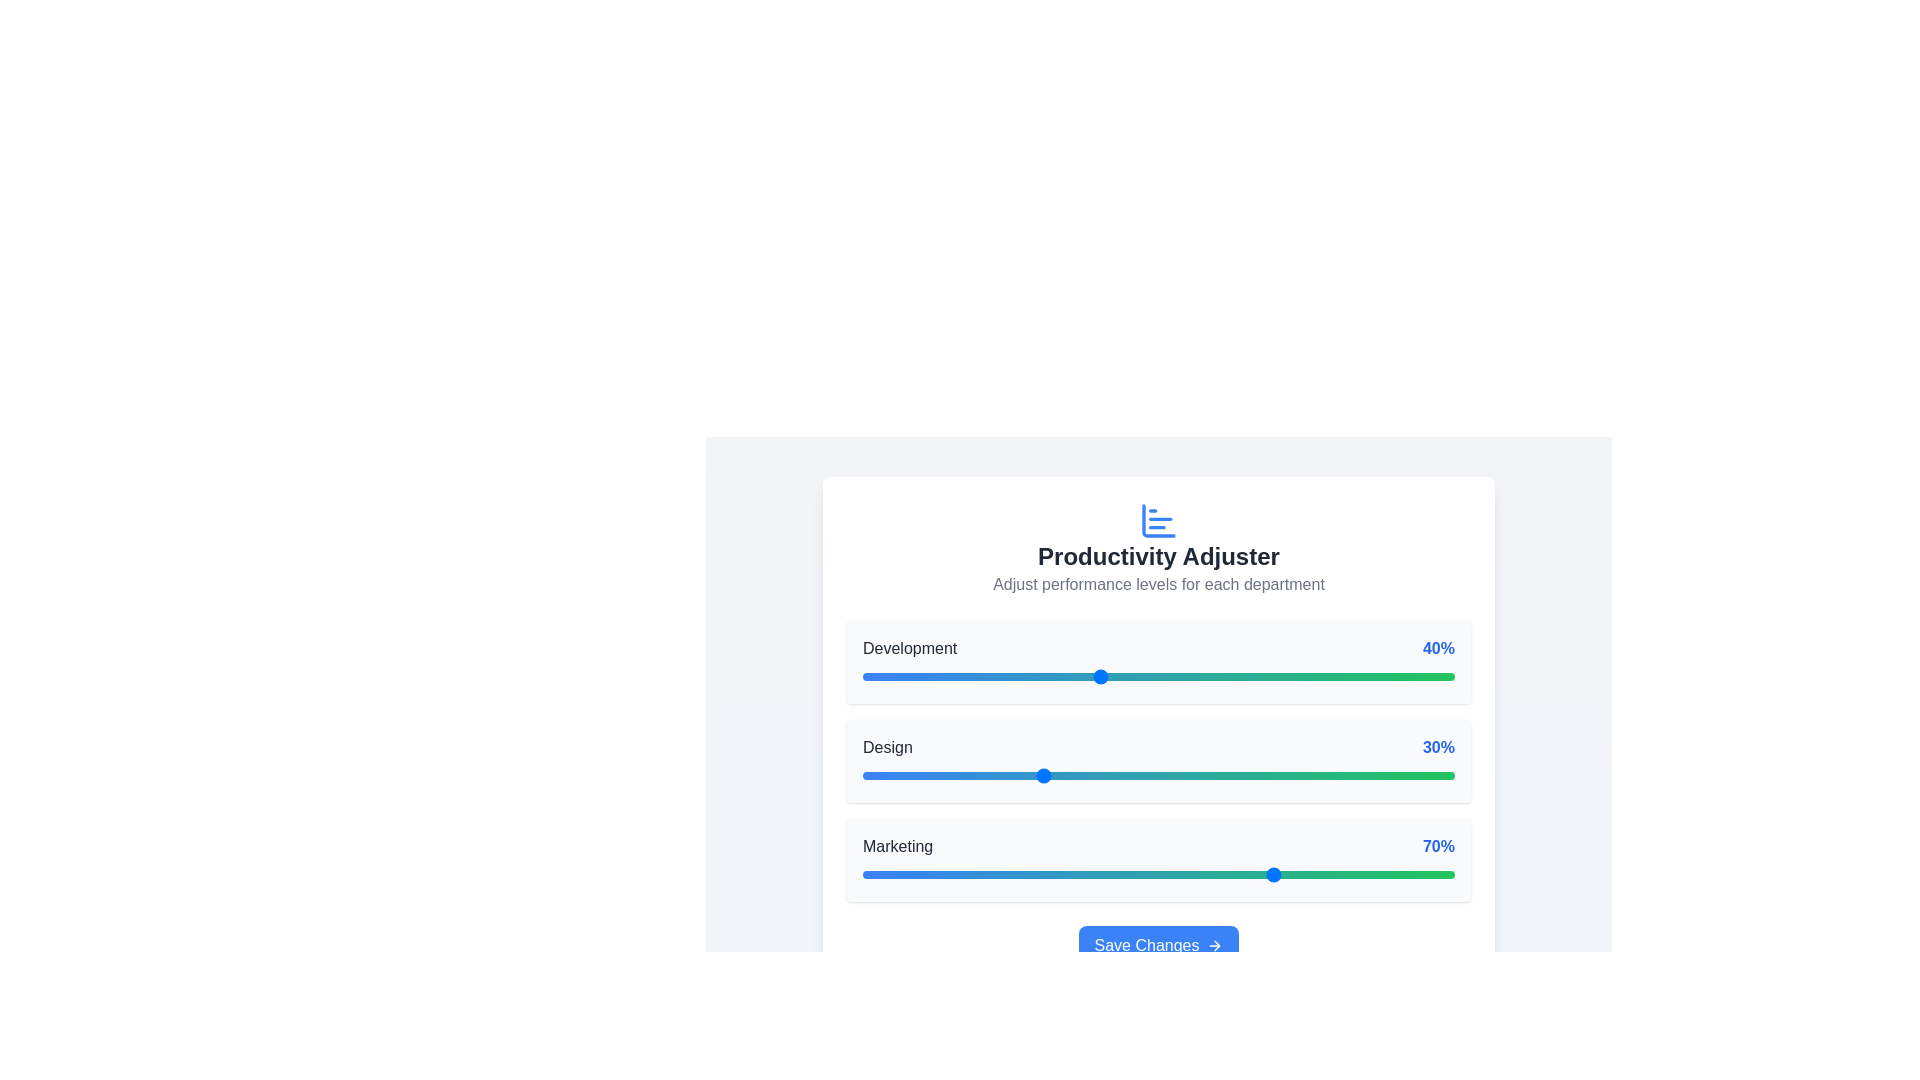 The width and height of the screenshot is (1920, 1080). What do you see at coordinates (1276, 774) in the screenshot?
I see `the slider` at bounding box center [1276, 774].